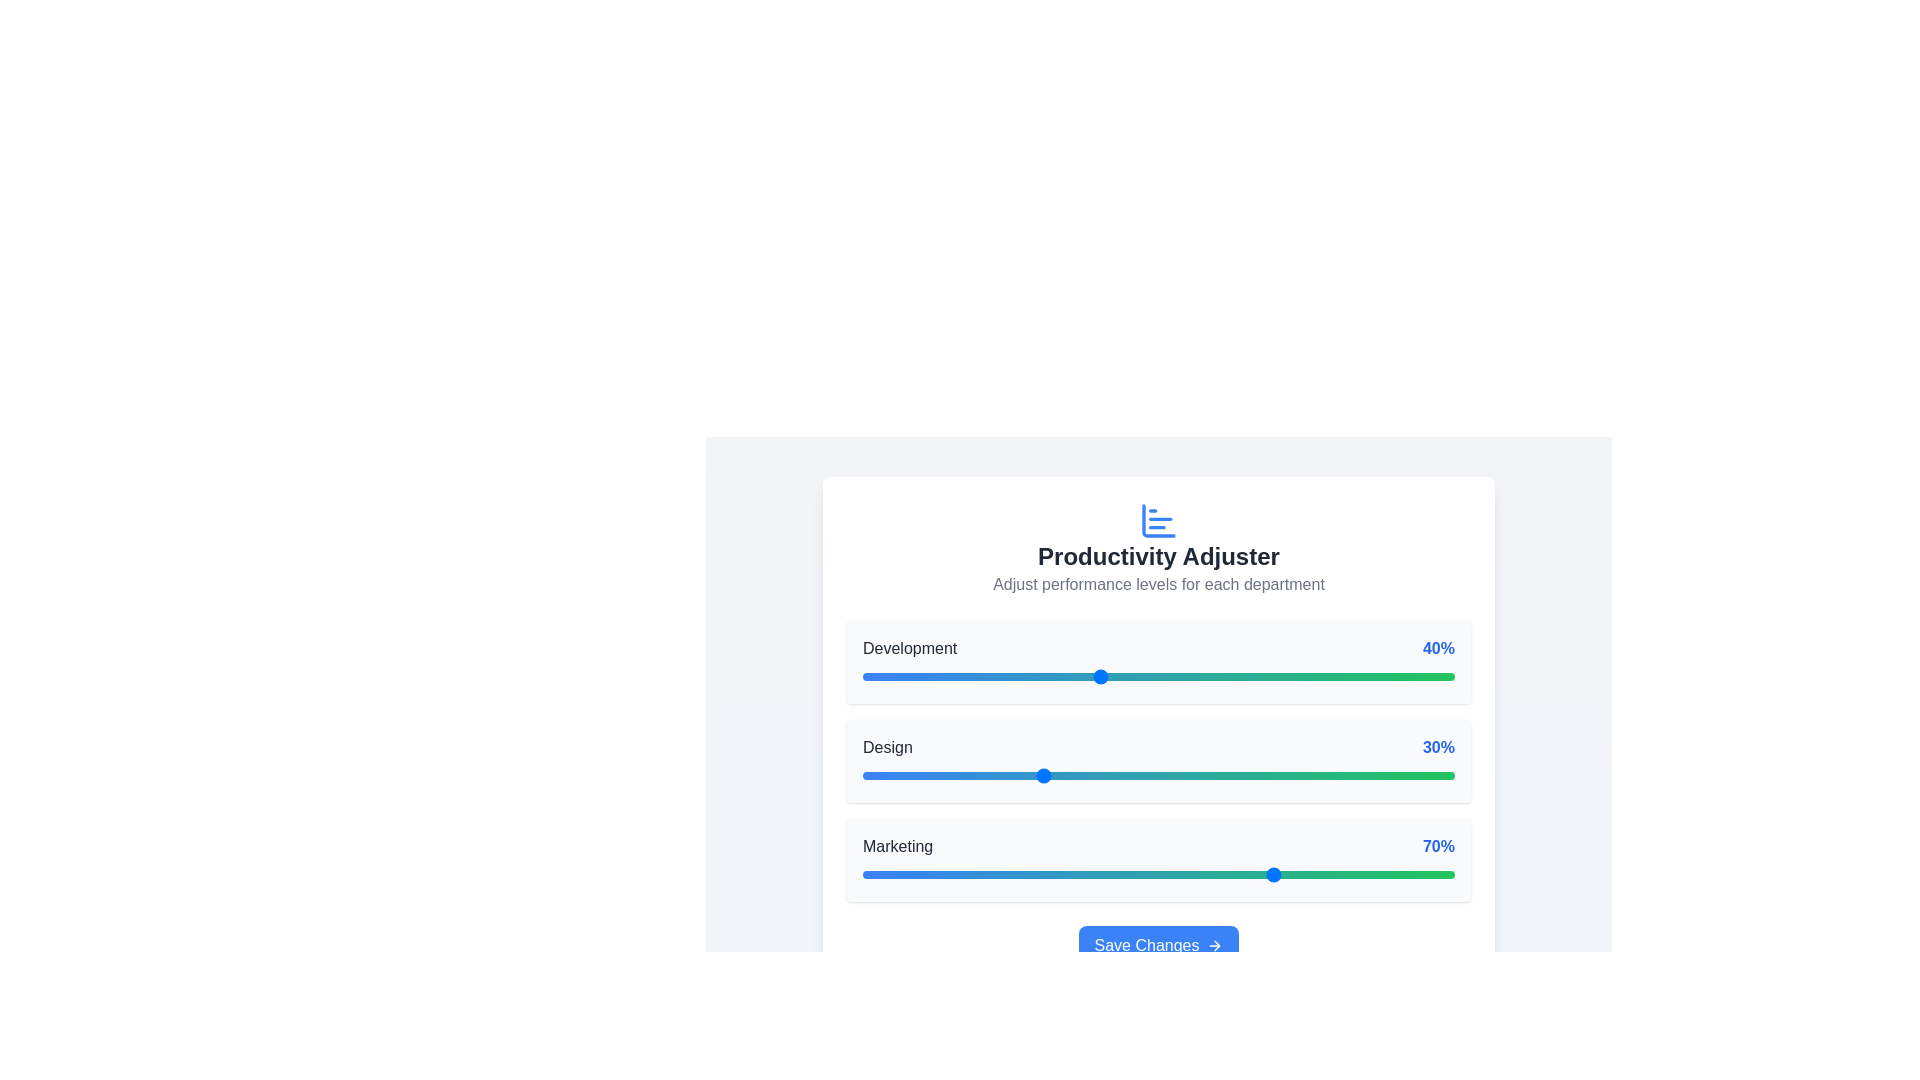 The width and height of the screenshot is (1920, 1080). What do you see at coordinates (1276, 774) in the screenshot?
I see `the slider` at bounding box center [1276, 774].